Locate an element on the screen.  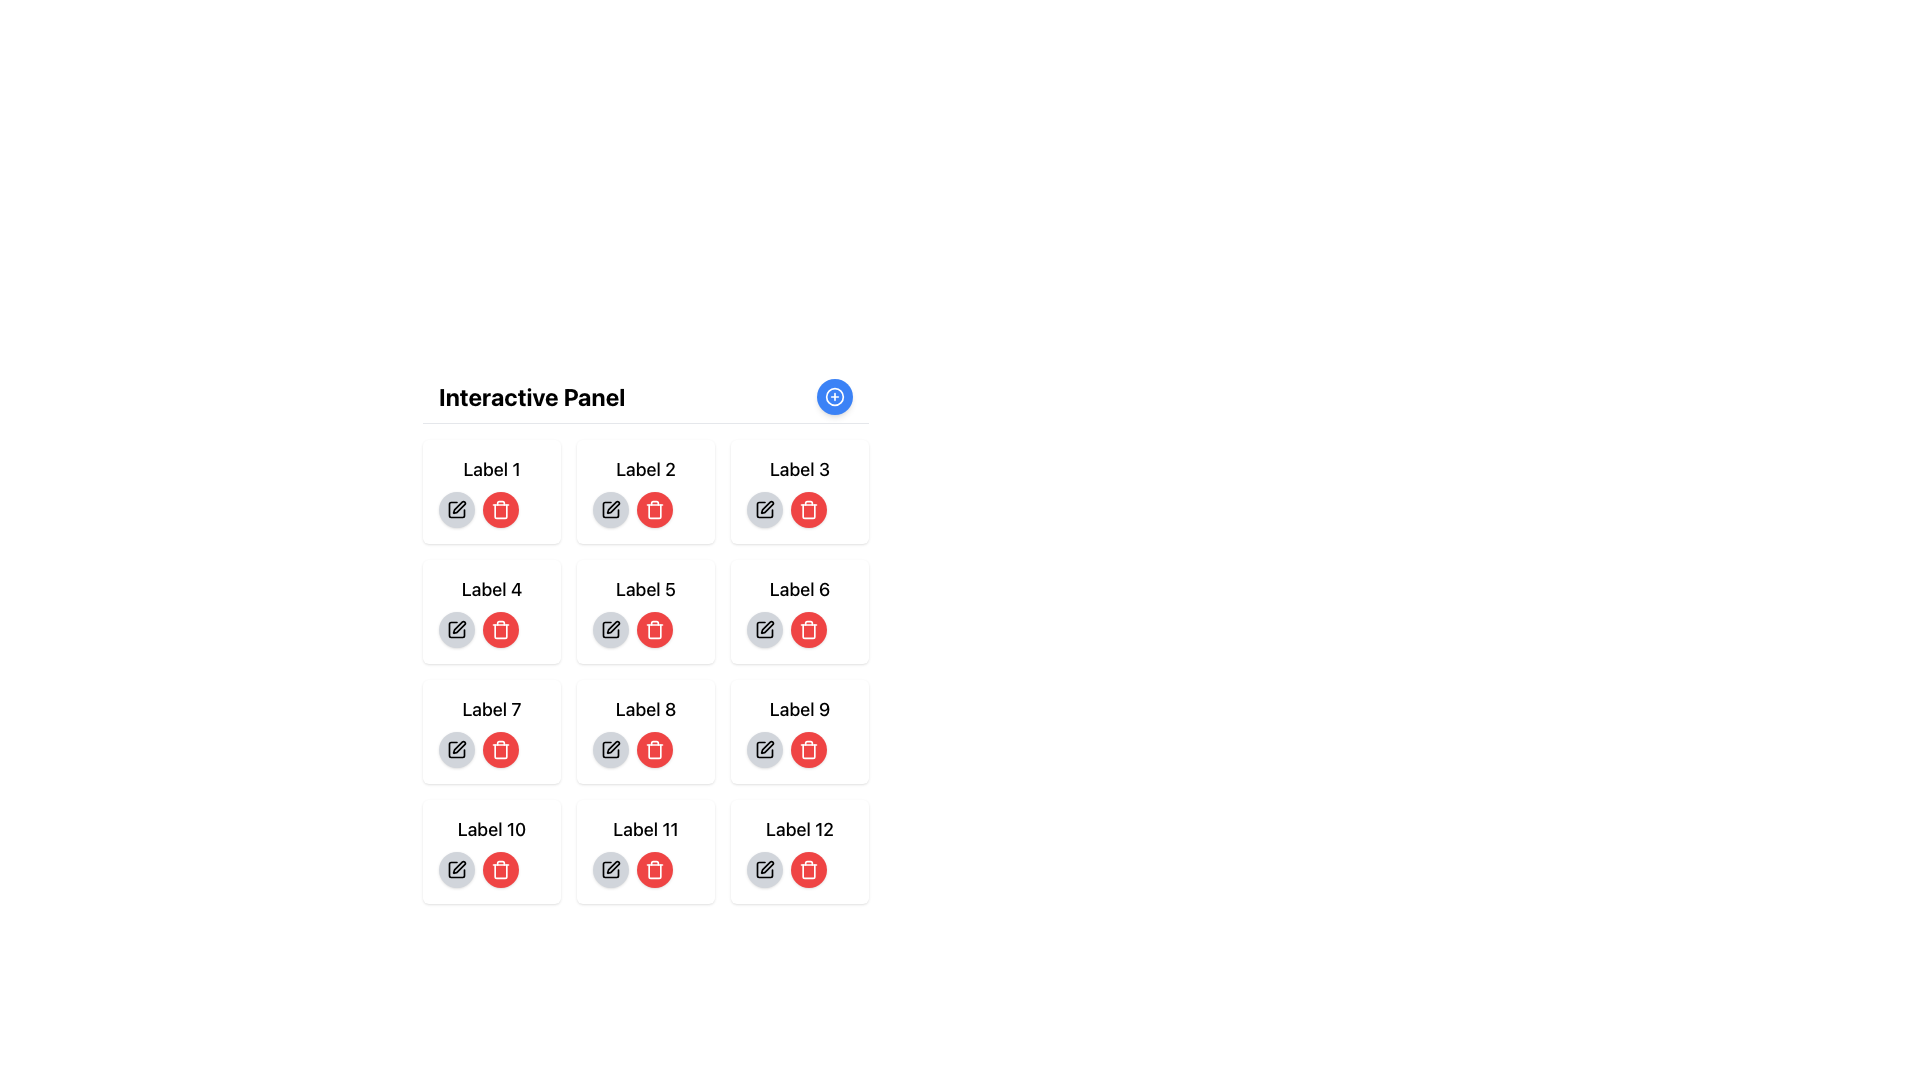
the edit button associated with 'Label 7' located in row 3, column 1 of the grid layout is located at coordinates (455, 749).